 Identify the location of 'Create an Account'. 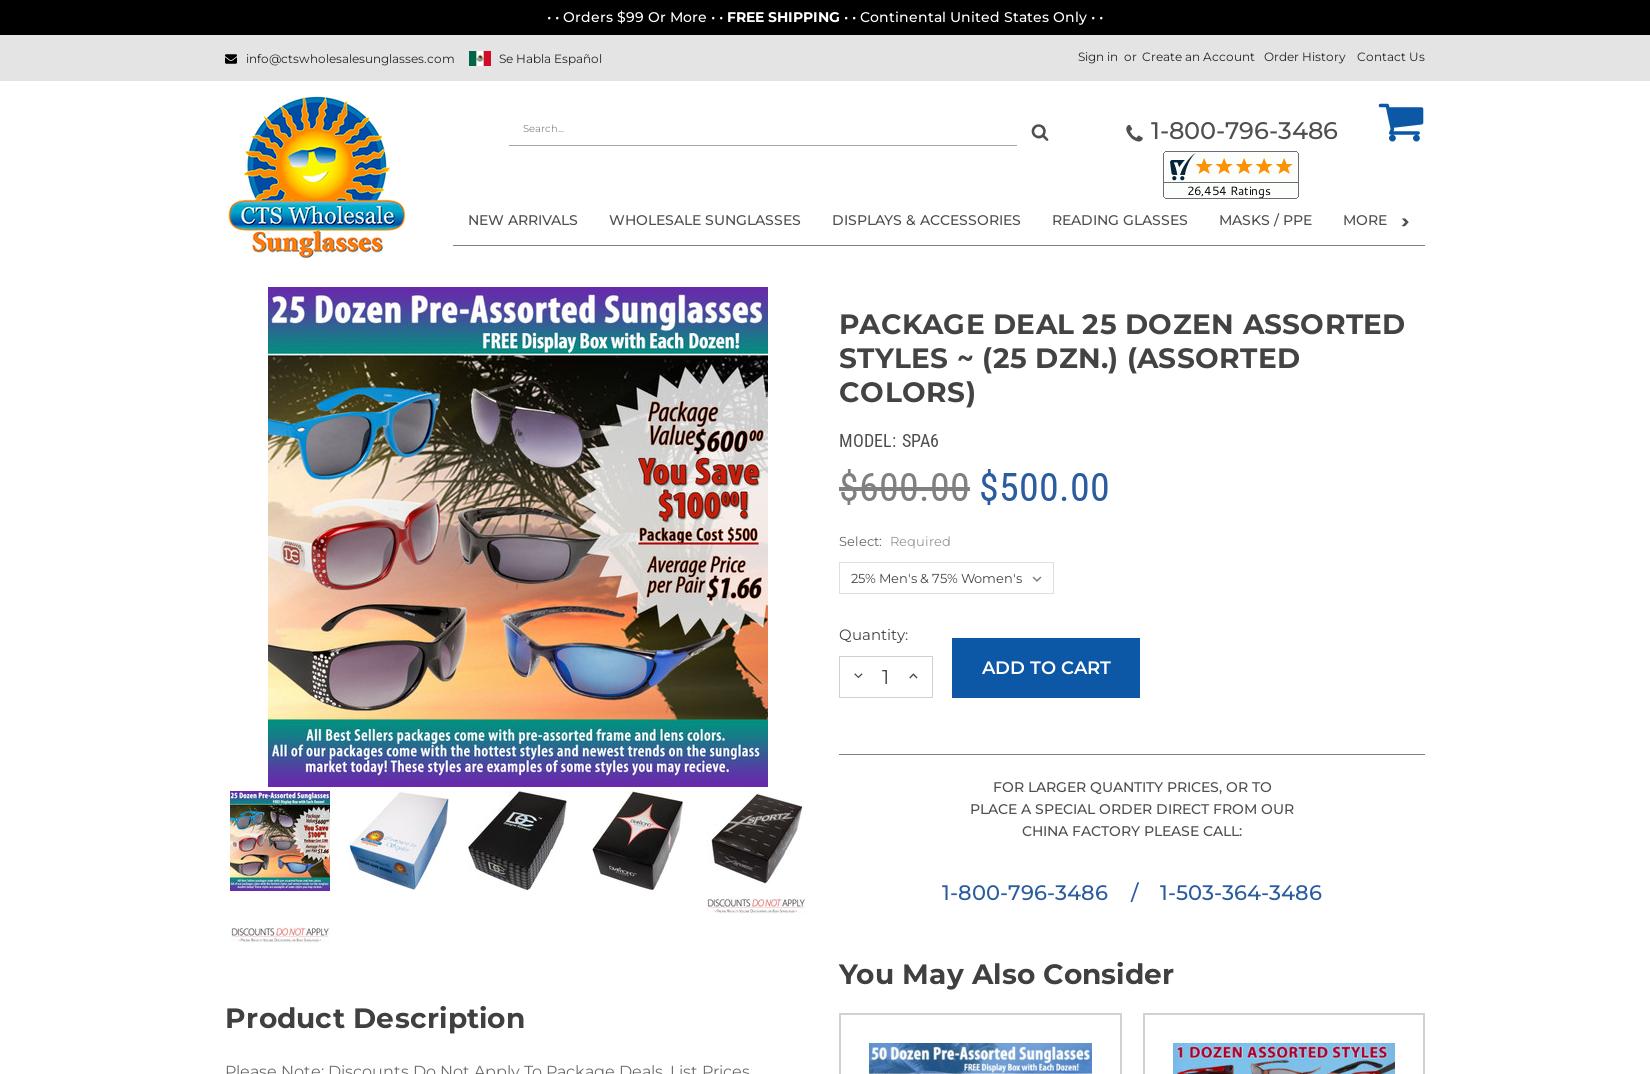
(1198, 56).